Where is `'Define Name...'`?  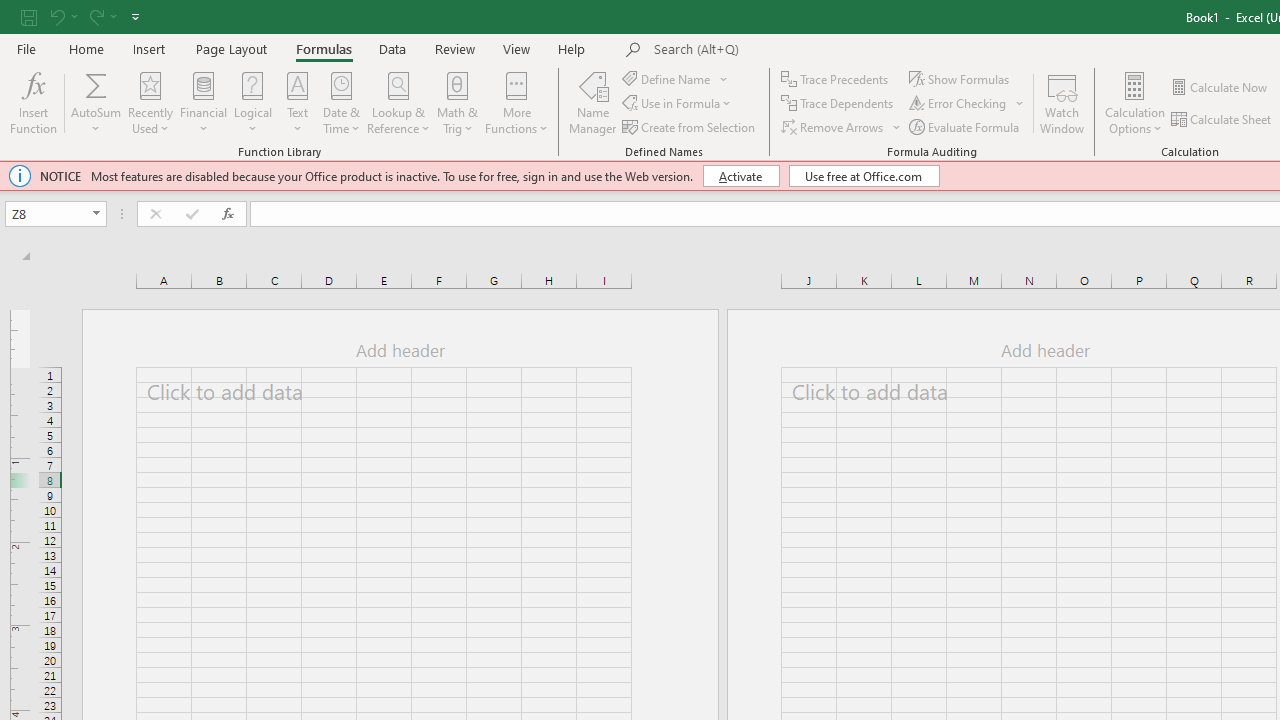 'Define Name...' is located at coordinates (668, 78).